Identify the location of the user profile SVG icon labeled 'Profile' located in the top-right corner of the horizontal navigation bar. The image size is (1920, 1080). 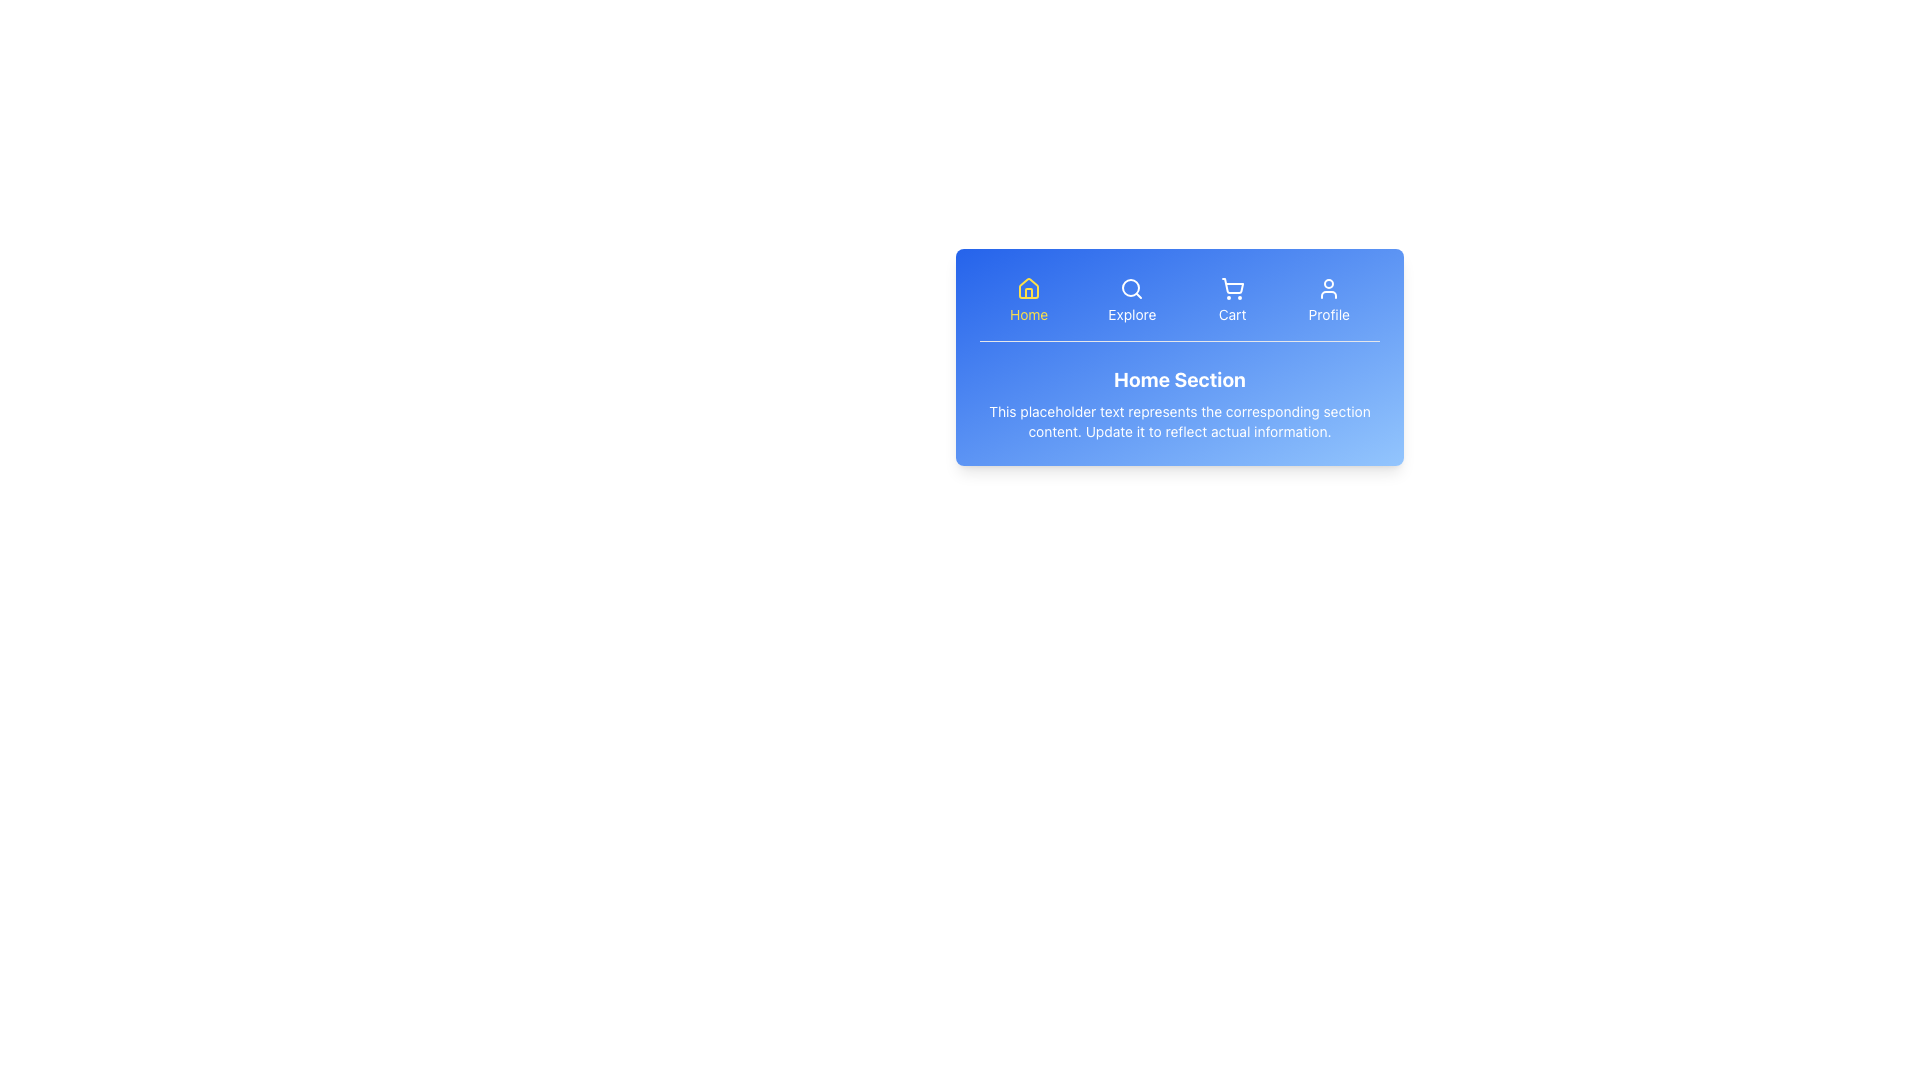
(1329, 289).